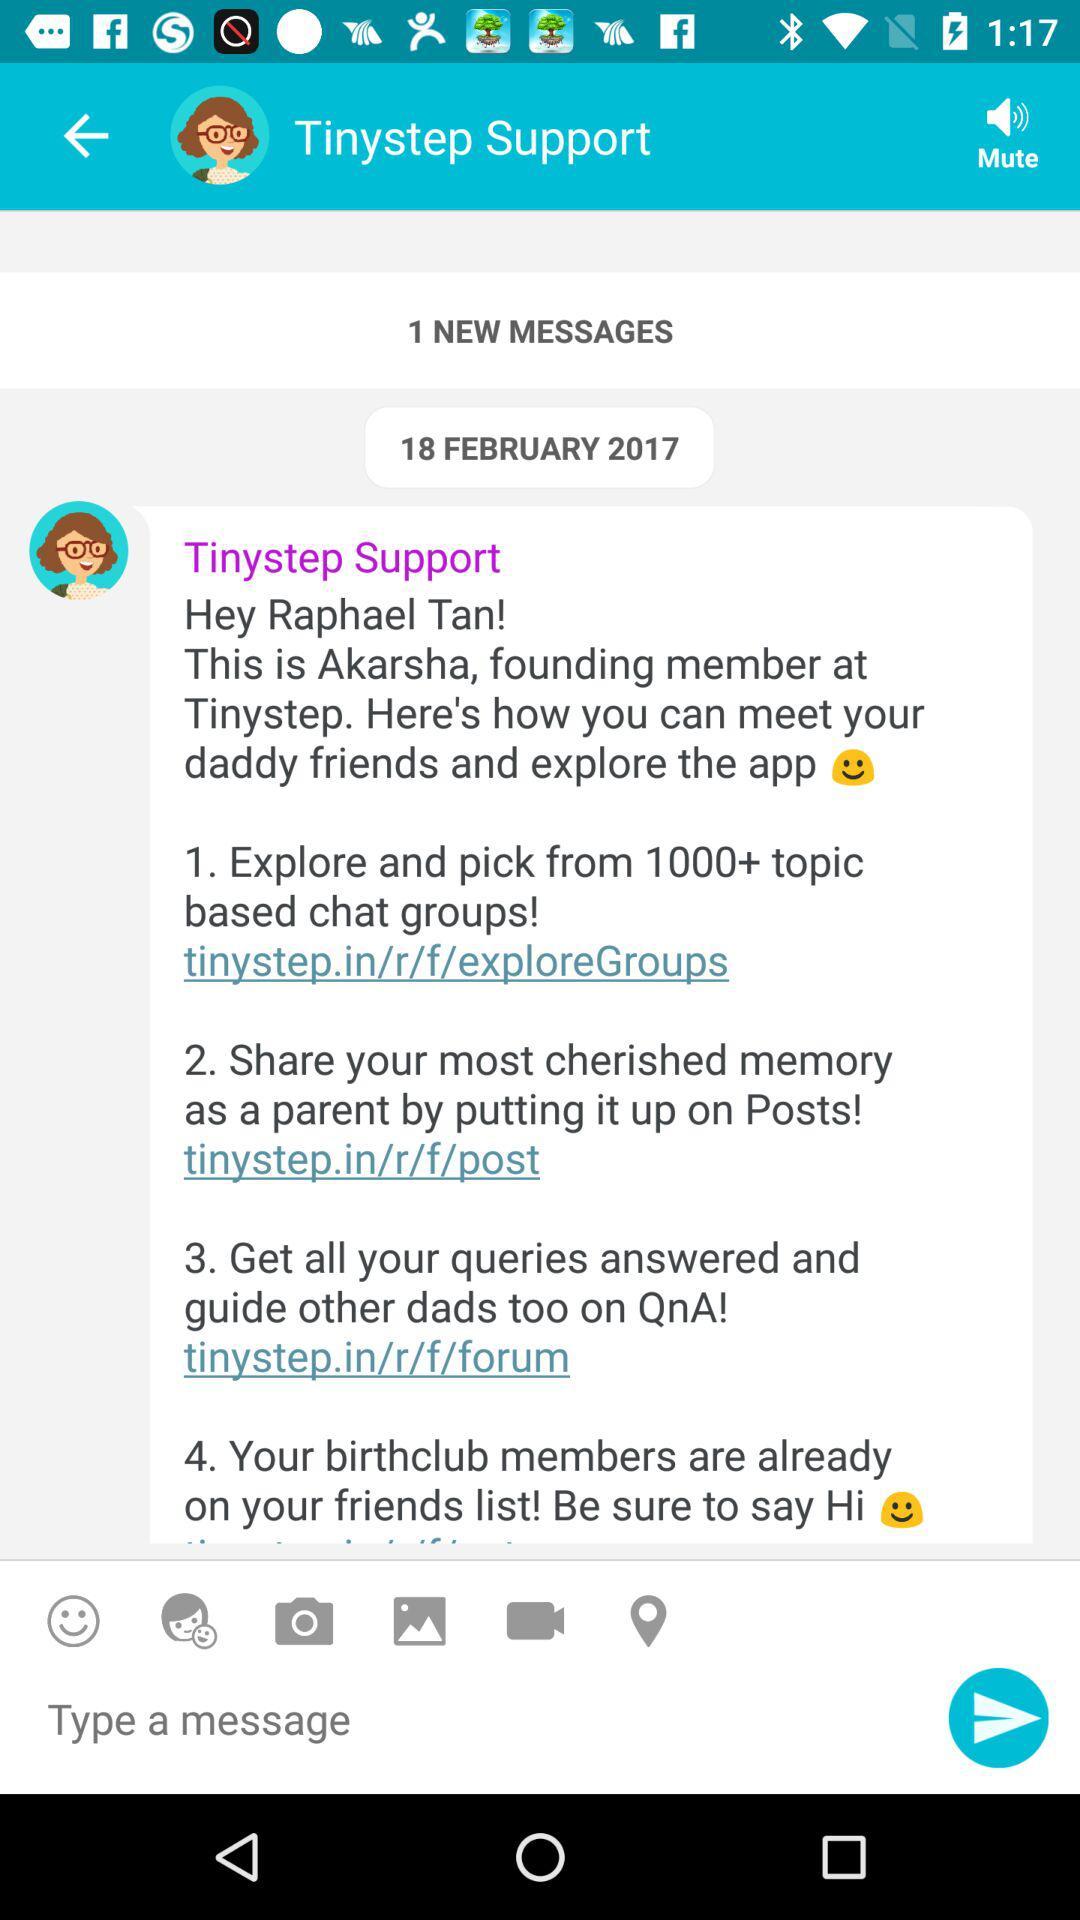  I want to click on hey raphael tan, so click(574, 1062).